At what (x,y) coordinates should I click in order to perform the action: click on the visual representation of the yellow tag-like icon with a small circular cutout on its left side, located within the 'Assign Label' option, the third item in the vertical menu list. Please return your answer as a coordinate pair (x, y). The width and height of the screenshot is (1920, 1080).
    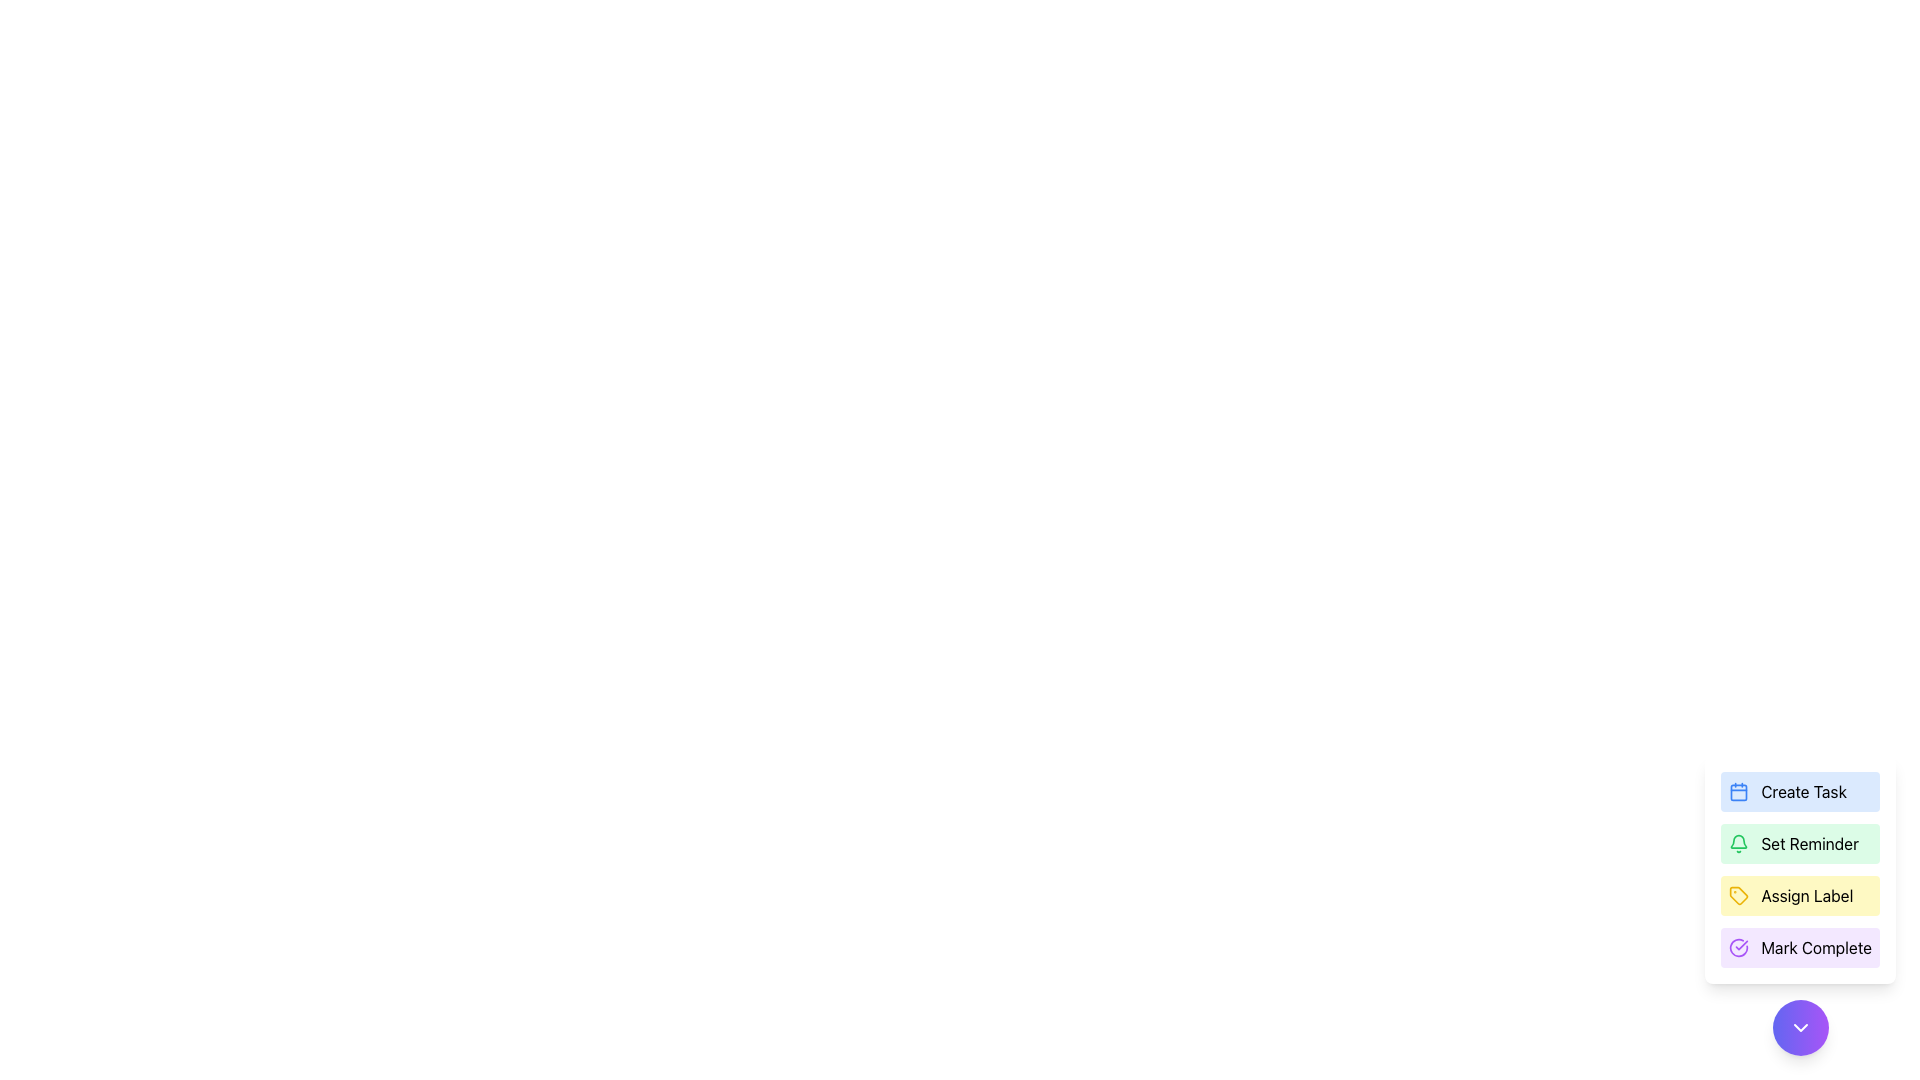
    Looking at the image, I should click on (1738, 894).